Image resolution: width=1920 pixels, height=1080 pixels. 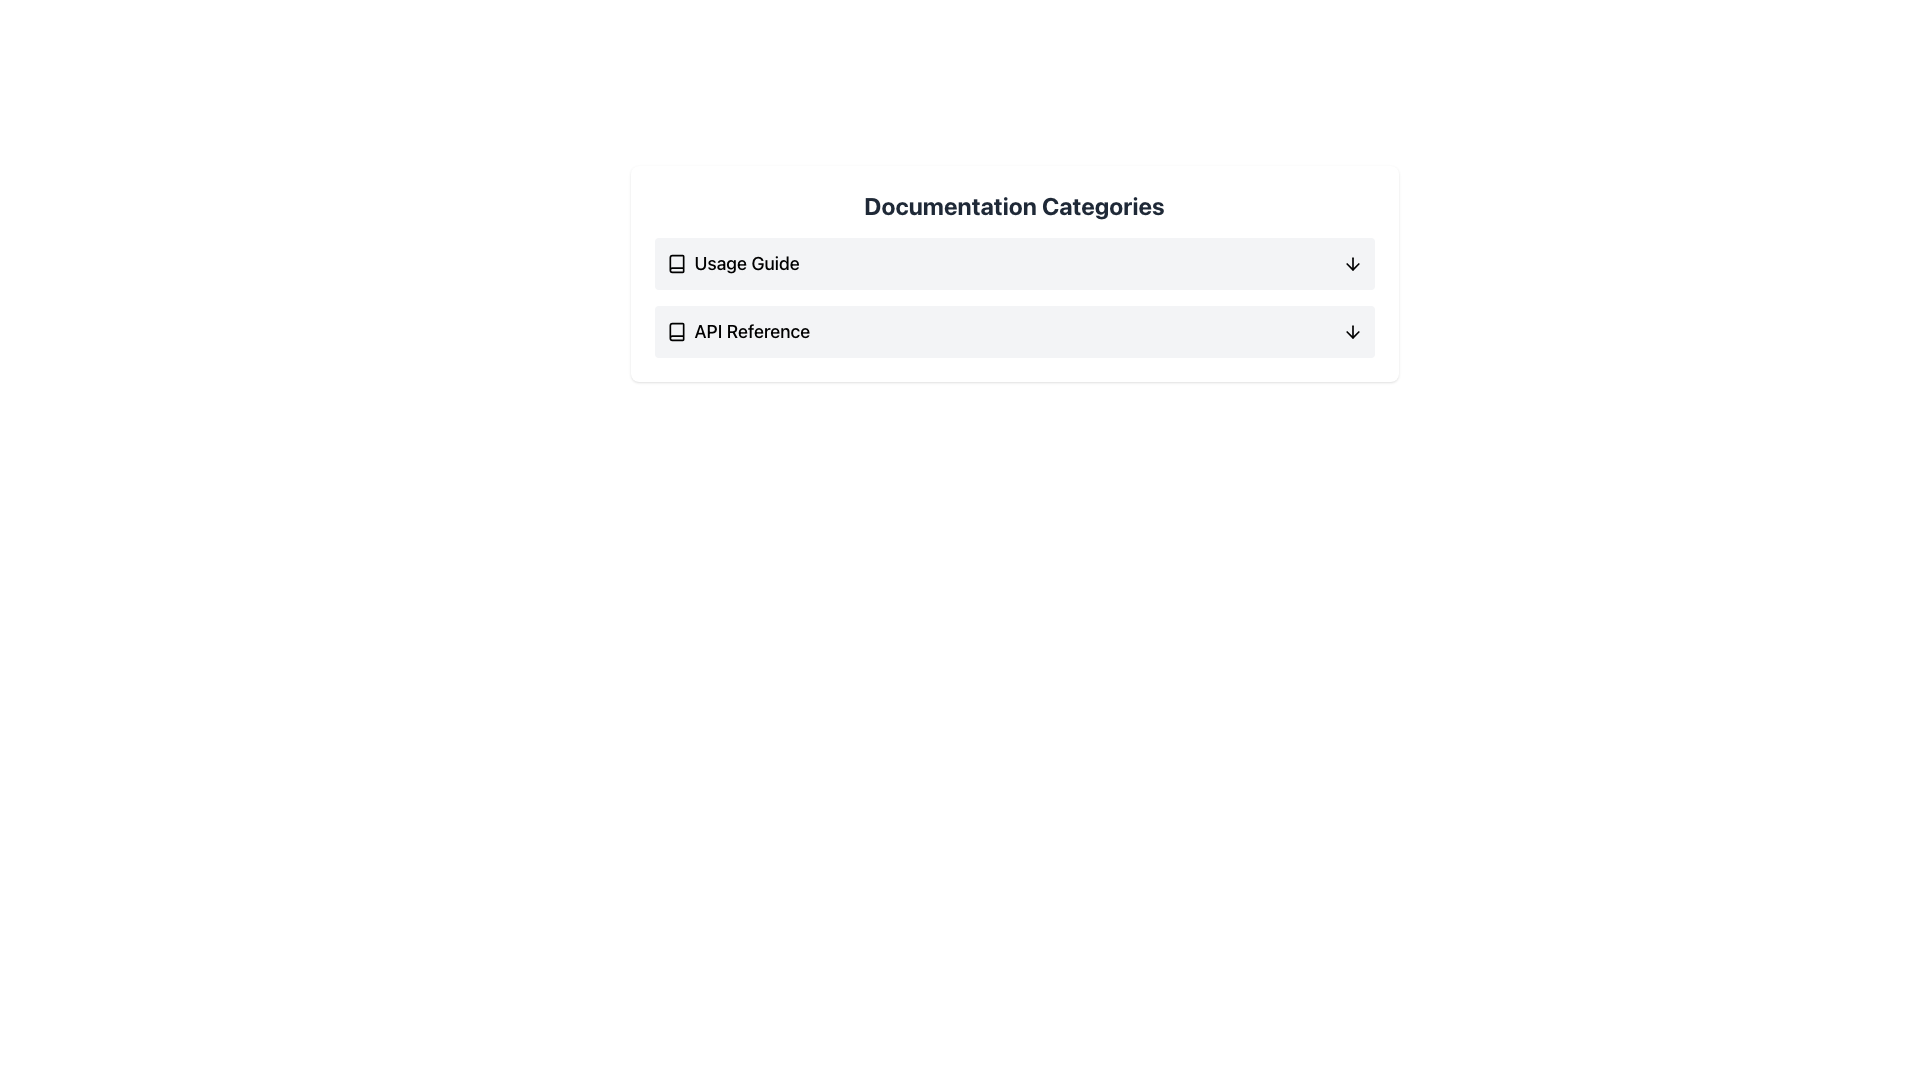 What do you see at coordinates (676, 330) in the screenshot?
I see `the small, vector-based book icon located to the left of the 'API Reference' text label` at bounding box center [676, 330].